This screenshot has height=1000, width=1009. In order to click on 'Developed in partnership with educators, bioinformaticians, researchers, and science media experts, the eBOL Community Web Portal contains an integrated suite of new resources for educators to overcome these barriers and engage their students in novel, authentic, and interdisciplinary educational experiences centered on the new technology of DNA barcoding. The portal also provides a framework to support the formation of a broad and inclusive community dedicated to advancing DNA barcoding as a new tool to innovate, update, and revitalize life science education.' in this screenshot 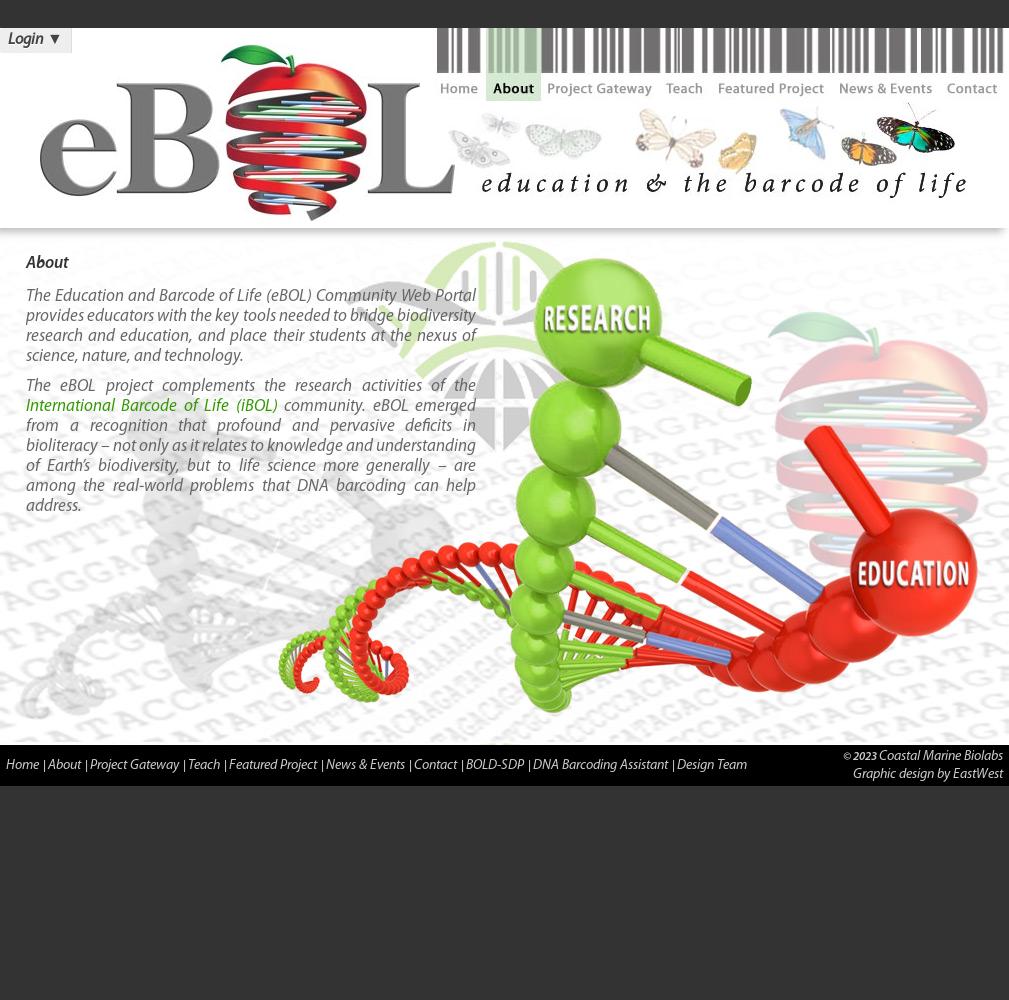, I will do `click(250, 886)`.